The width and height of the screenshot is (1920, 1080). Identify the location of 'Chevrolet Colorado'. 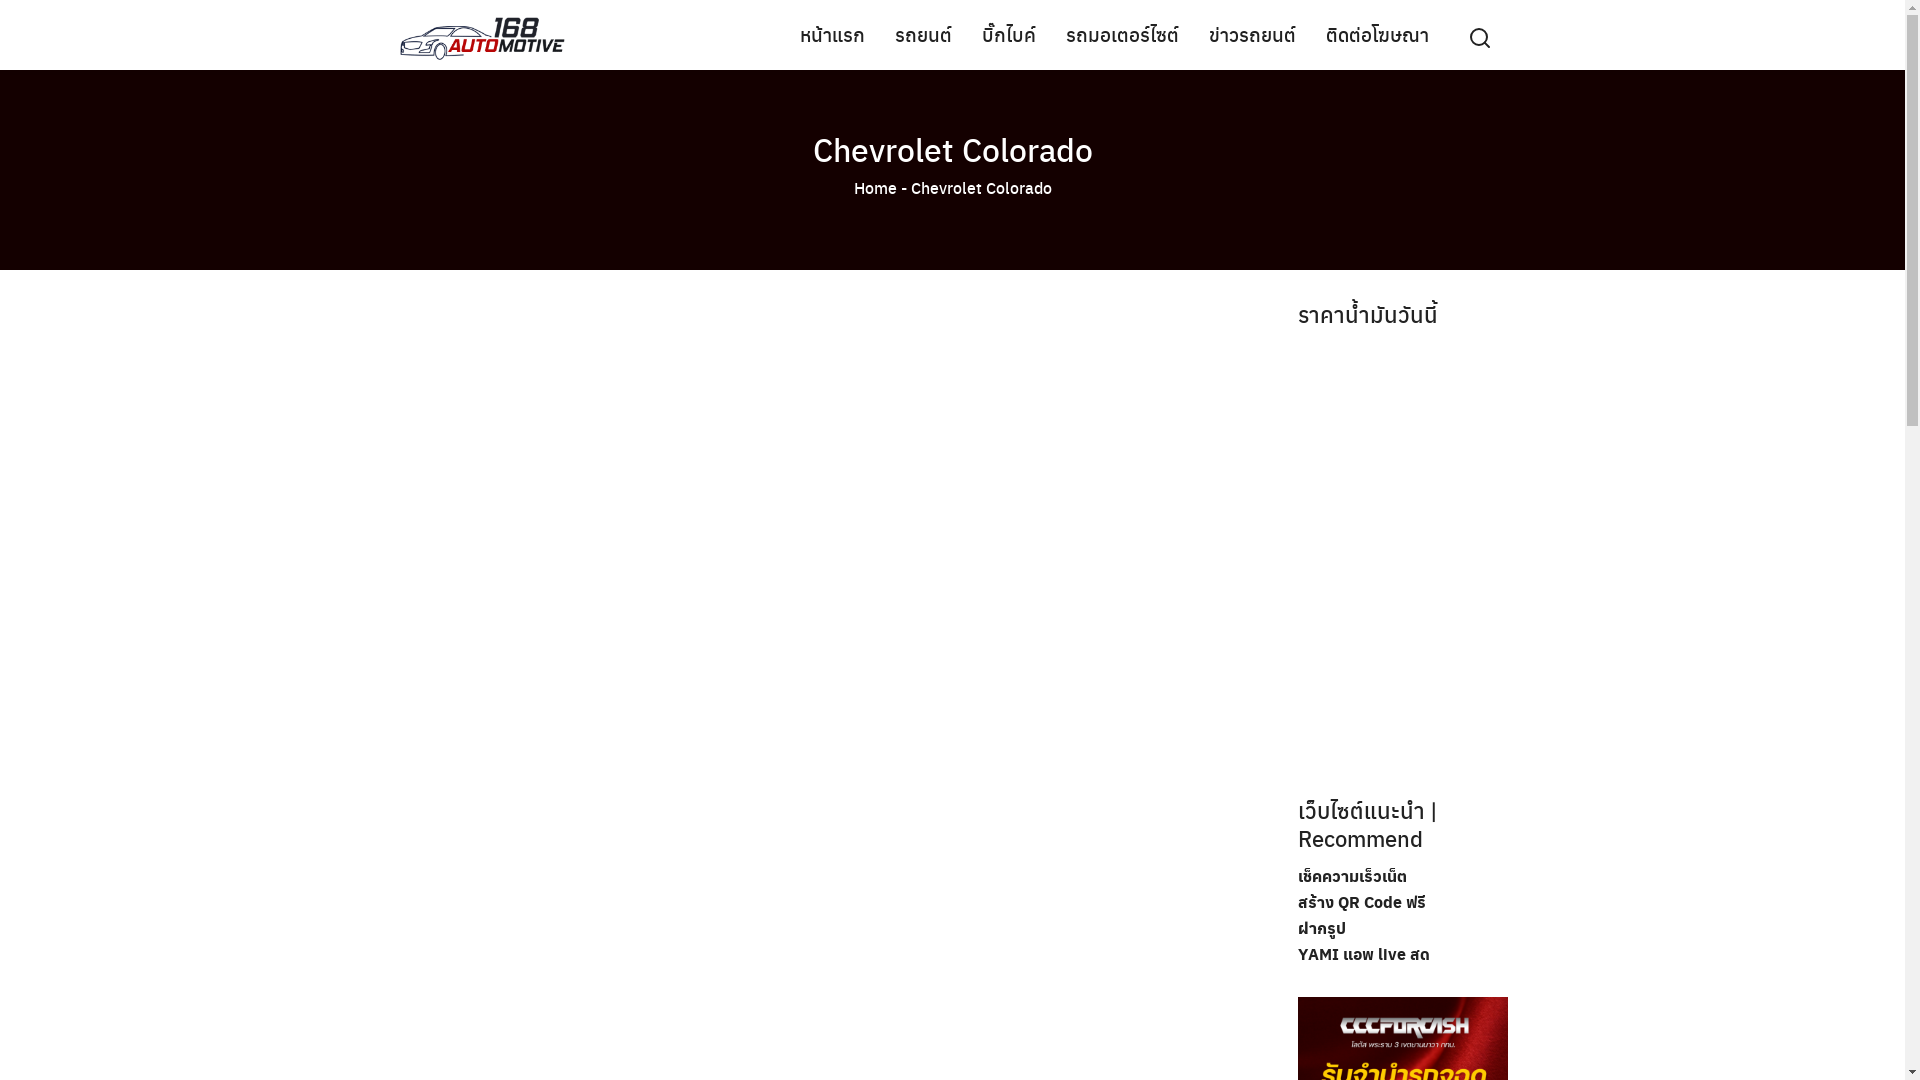
(811, 148).